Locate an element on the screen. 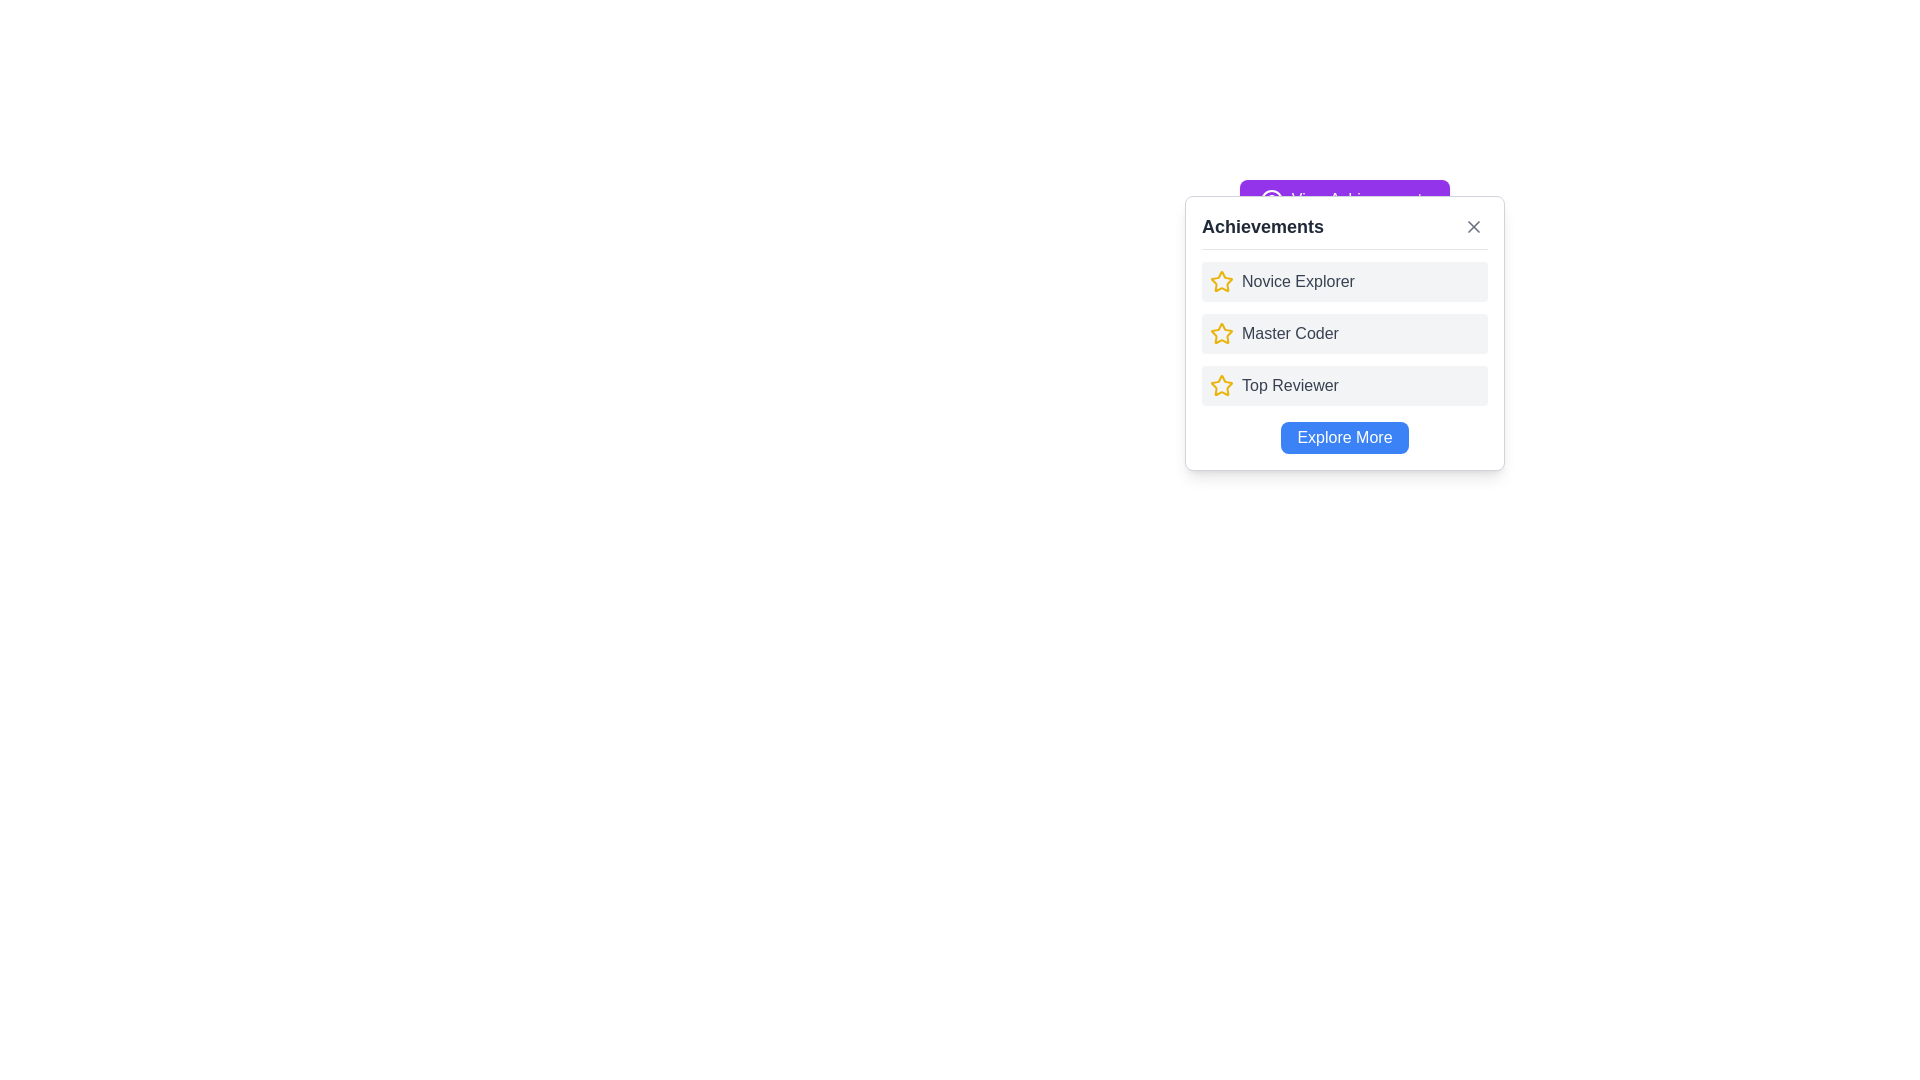 This screenshot has width=1920, height=1080. the star icon representing the 'Top Reviewer' achievement located in the third row of the 'Achievements' section of the modal window is located at coordinates (1221, 385).